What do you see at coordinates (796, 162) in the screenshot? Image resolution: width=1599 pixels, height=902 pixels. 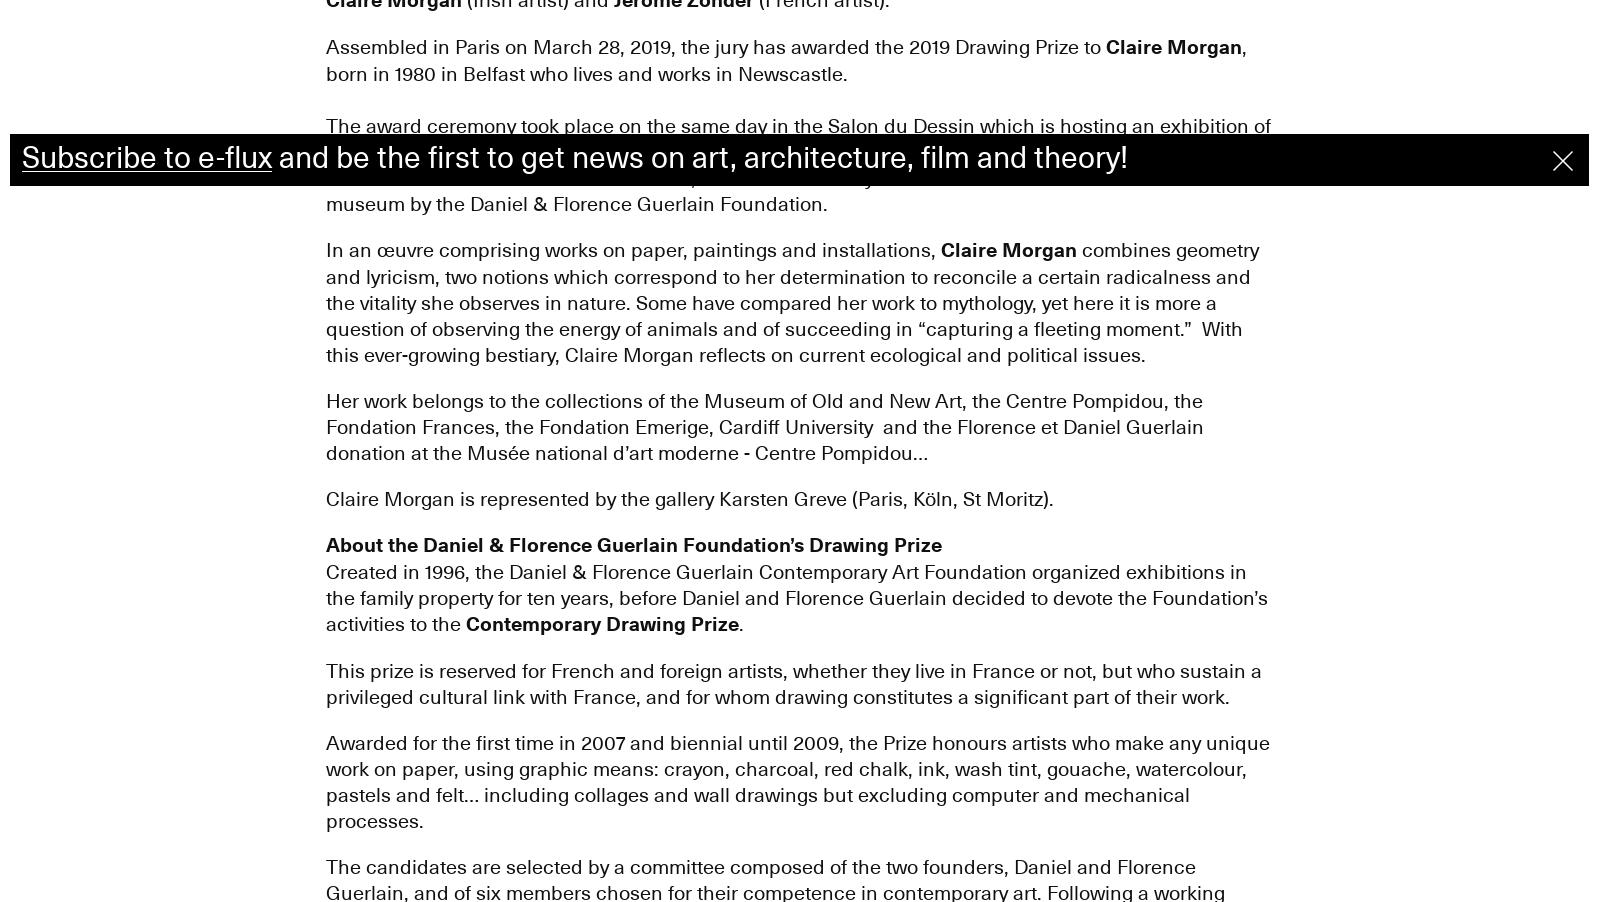 I see `'The award ceremony took place on the same day in the Salon du Dessin which is hosting an exhibition of the three nominated artists until April 1. The winner received a prize of 15,000 EUR, whilst the other two artists each received an endowment of 5,000 EUR. A work by the winner will be offered to a French museum by the Daniel & Florence Guerlain Foundation.'` at bounding box center [796, 162].